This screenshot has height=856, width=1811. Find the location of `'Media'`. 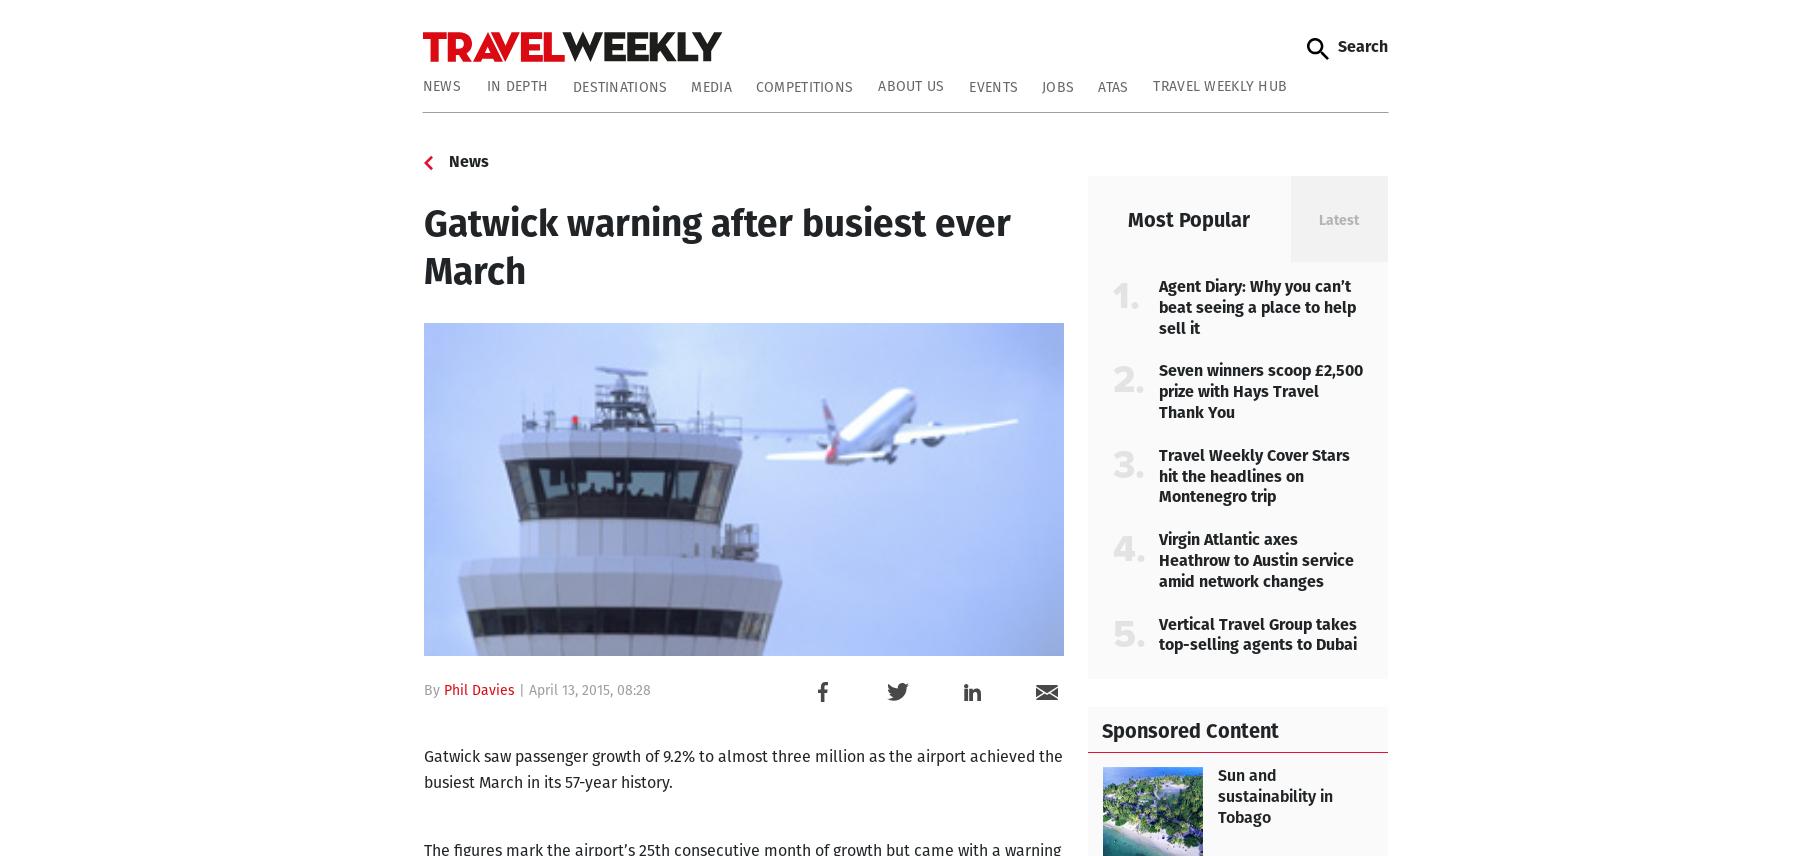

'Media' is located at coordinates (691, 88).